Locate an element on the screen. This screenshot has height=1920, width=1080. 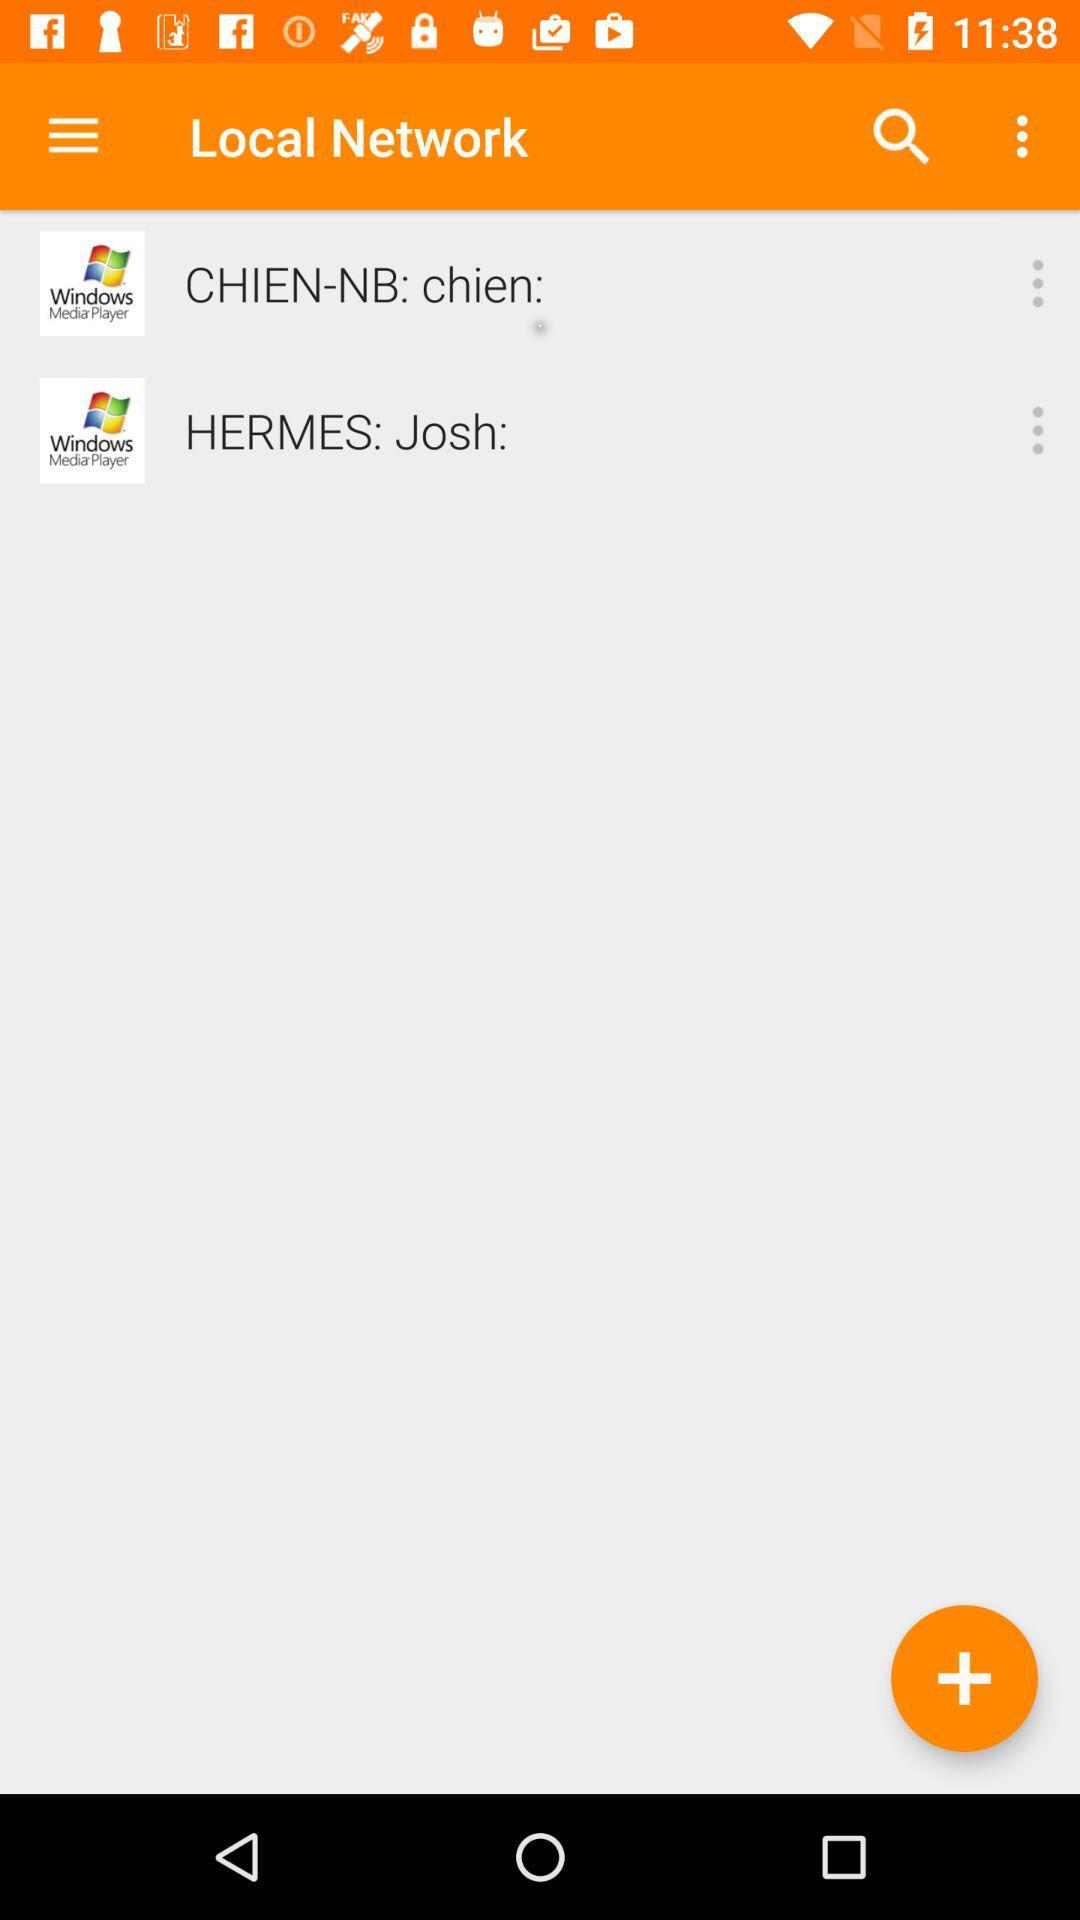
app next to local network is located at coordinates (72, 135).